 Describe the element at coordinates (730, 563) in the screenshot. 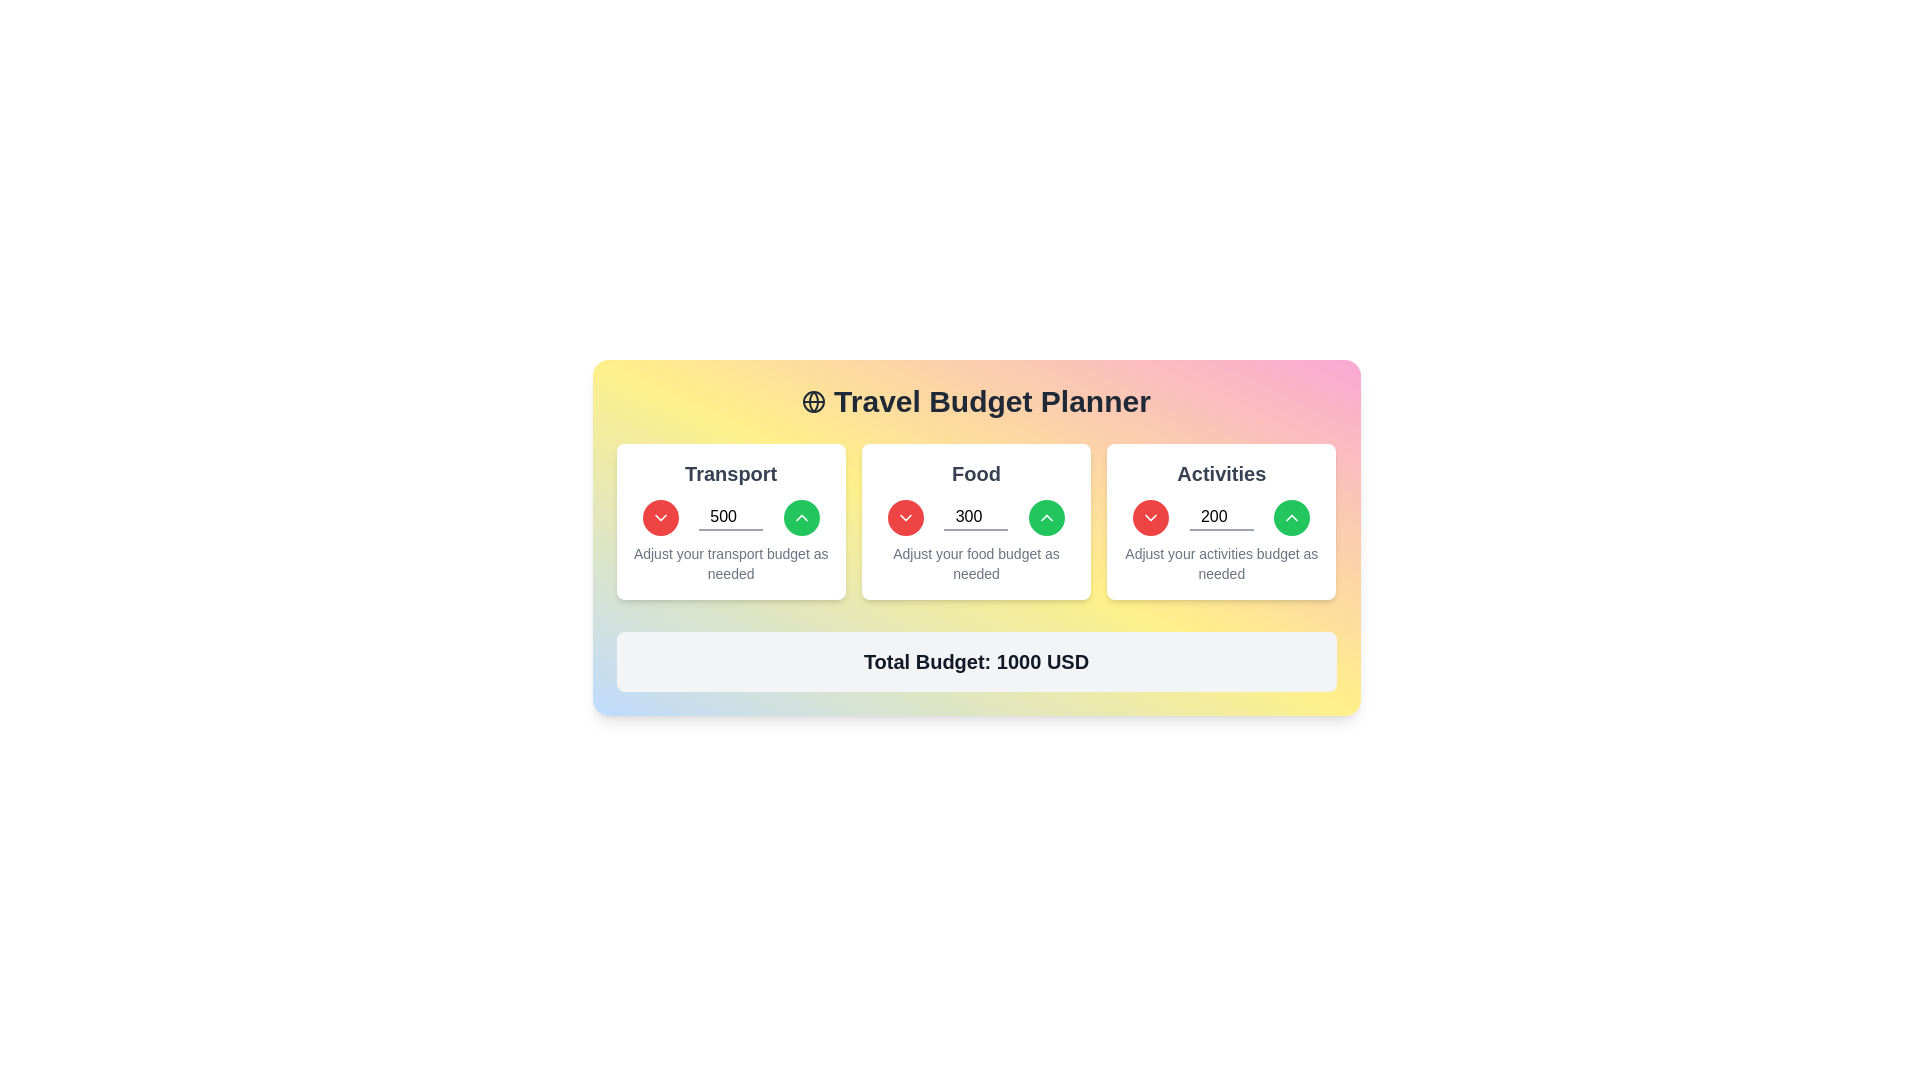

I see `the instruction label located at the bottom of the 'Transport' budget panel, which provides hints for adjusting the transport budget` at that location.